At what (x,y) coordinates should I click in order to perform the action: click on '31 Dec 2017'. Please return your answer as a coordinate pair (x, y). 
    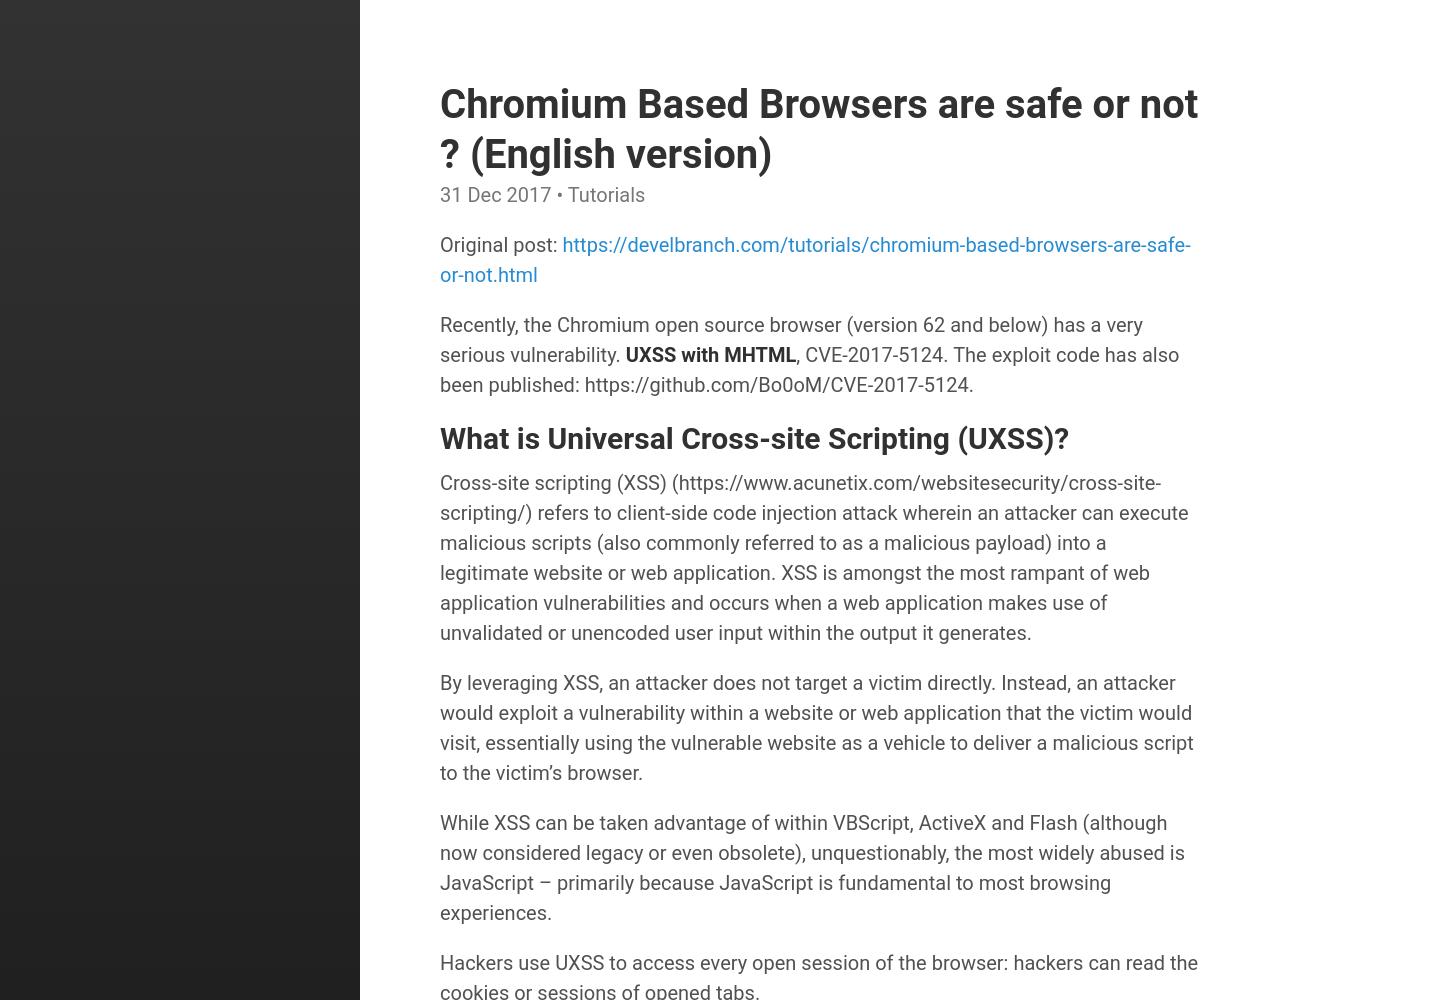
    Looking at the image, I should click on (438, 194).